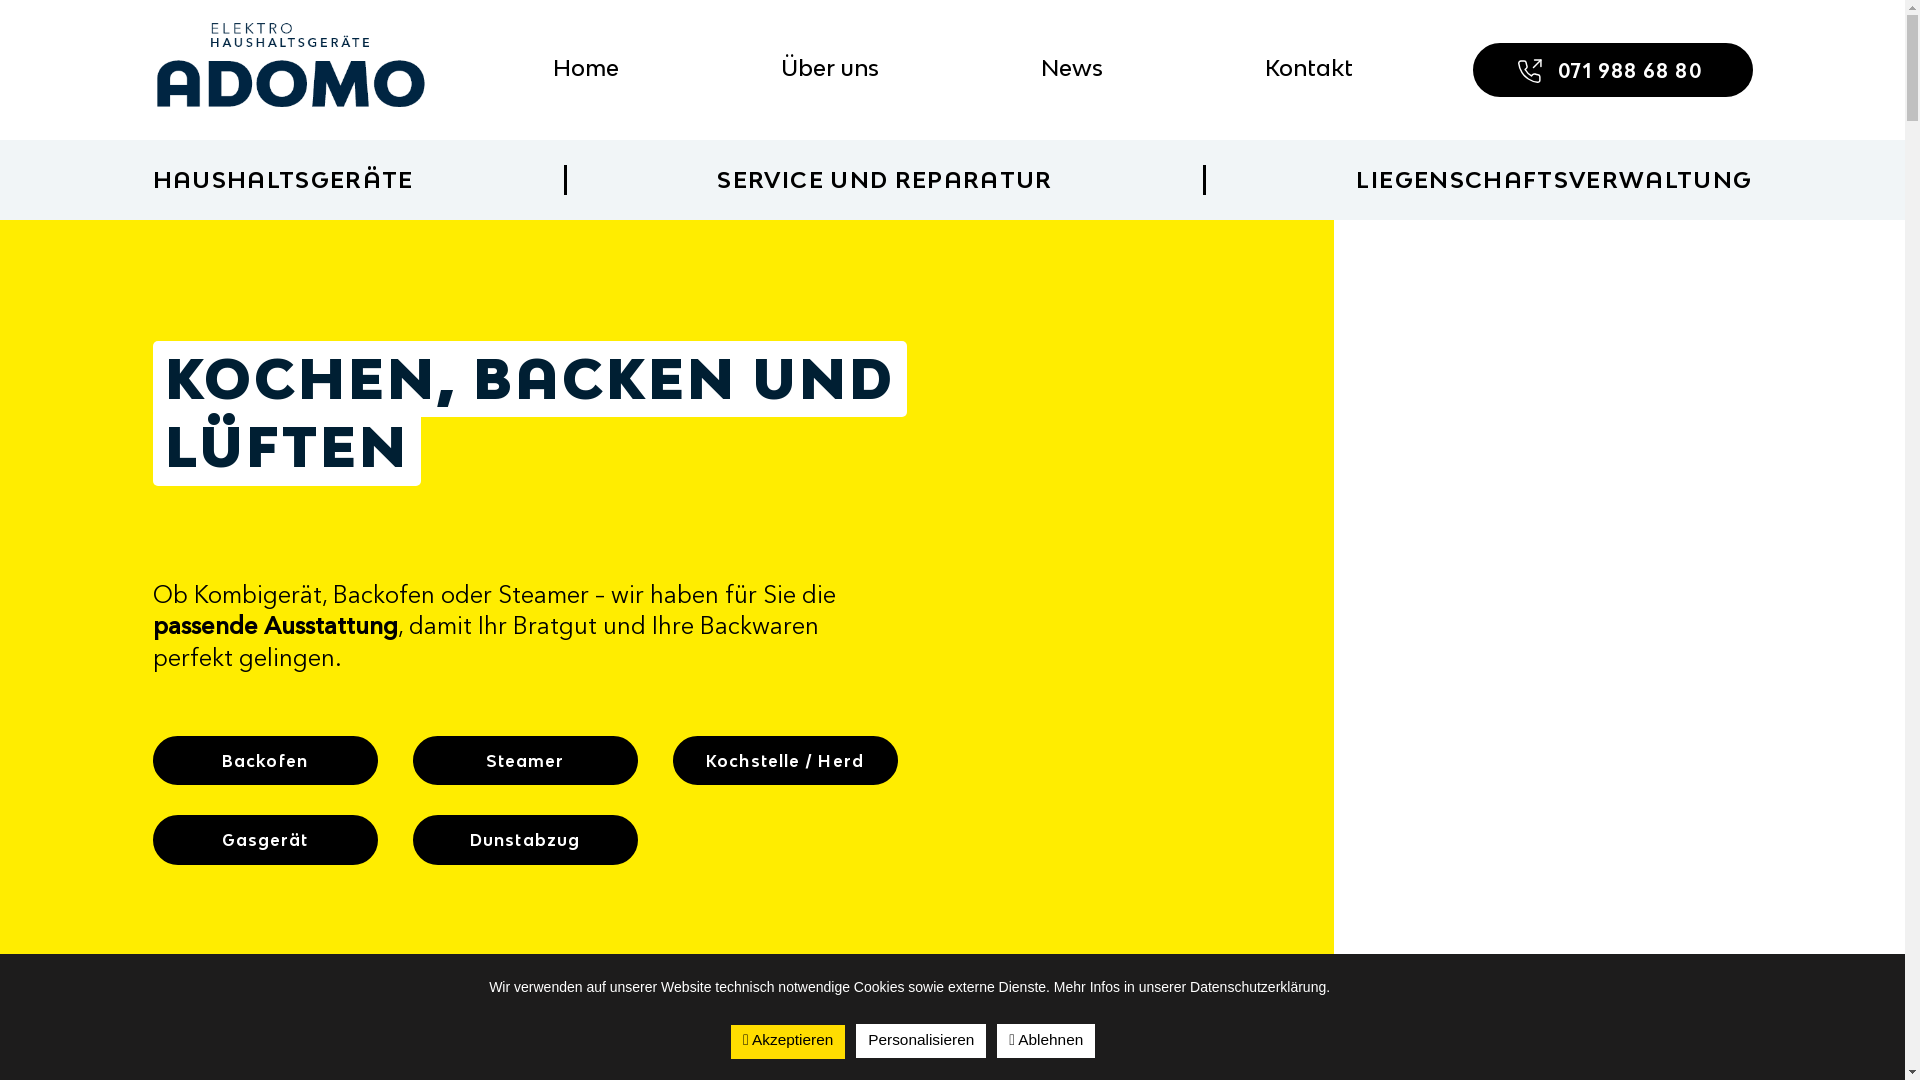  What do you see at coordinates (1308, 67) in the screenshot?
I see `'Kontakt'` at bounding box center [1308, 67].